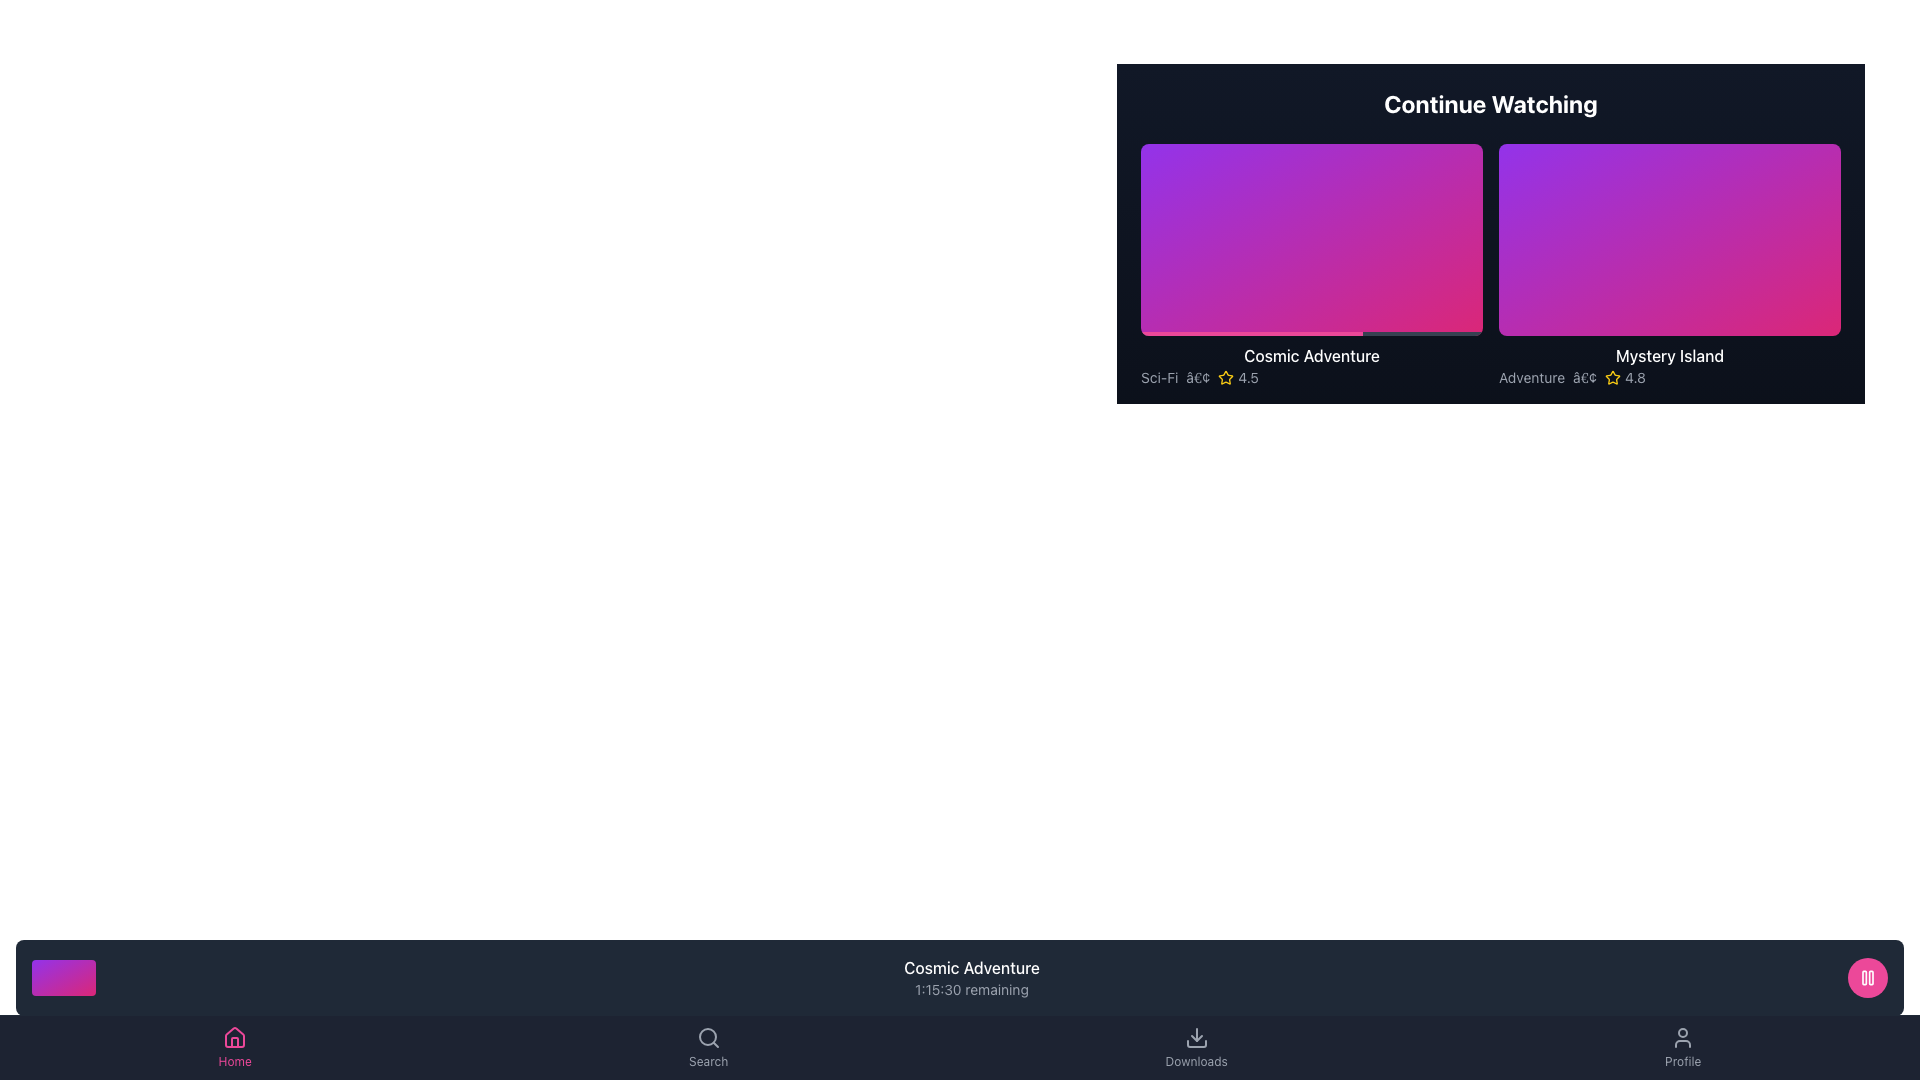 The height and width of the screenshot is (1080, 1920). Describe the element at coordinates (1635, 378) in the screenshot. I see `the text label displaying the rating for 'Mystery Island' located in the 'Continue Watching' section, which follows a star icon` at that location.